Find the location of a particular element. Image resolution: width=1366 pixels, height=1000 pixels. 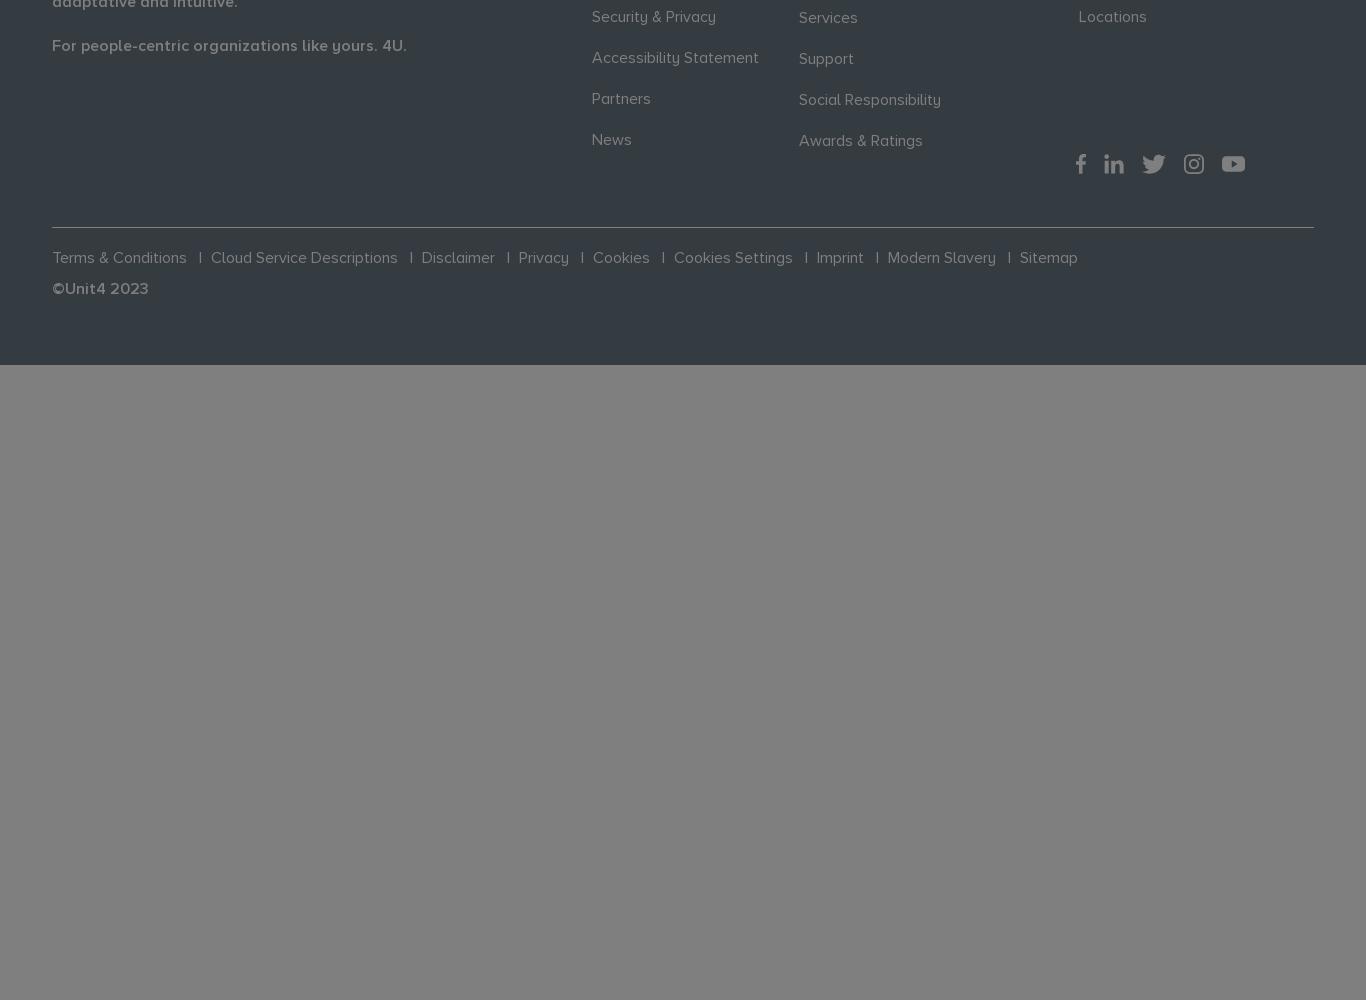

'©Unit4 2023' is located at coordinates (100, 288).